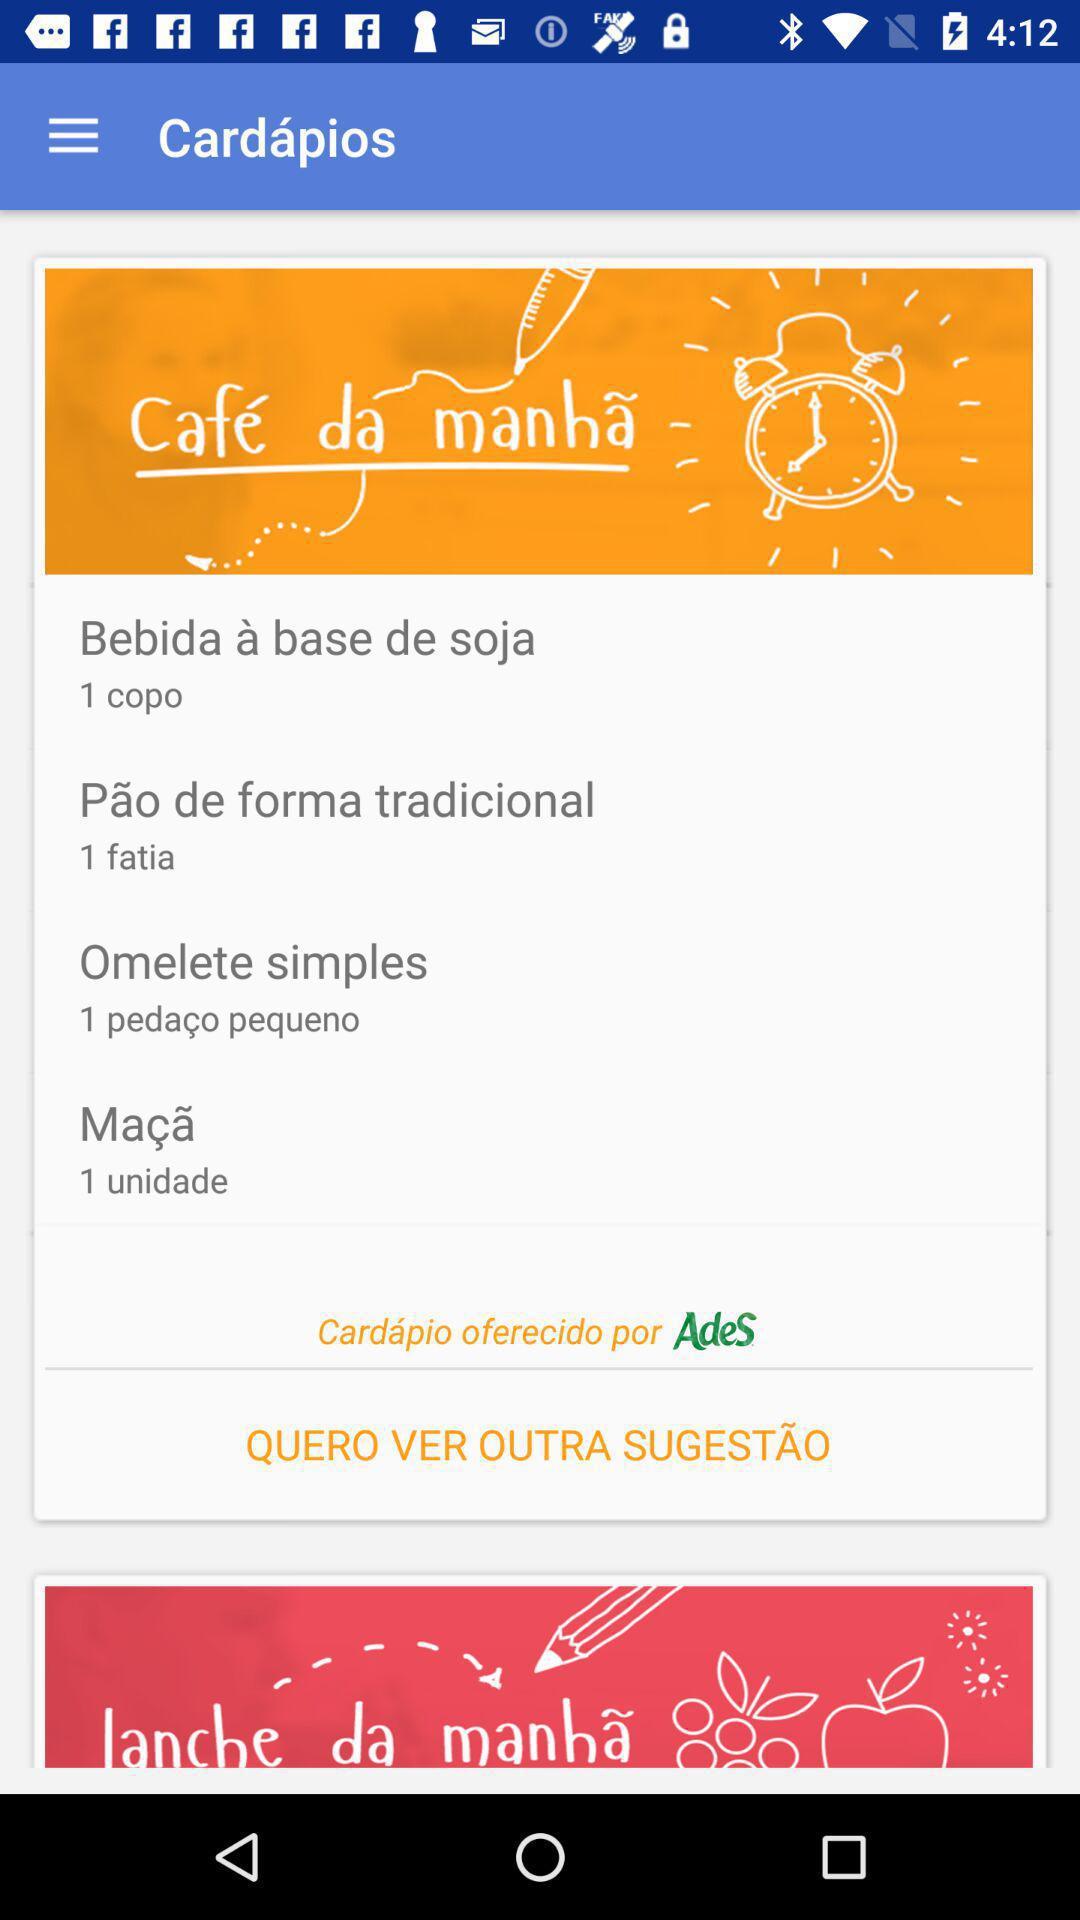 This screenshot has width=1080, height=1920. What do you see at coordinates (538, 1688) in the screenshot?
I see `the image on the bottom line of the web page` at bounding box center [538, 1688].